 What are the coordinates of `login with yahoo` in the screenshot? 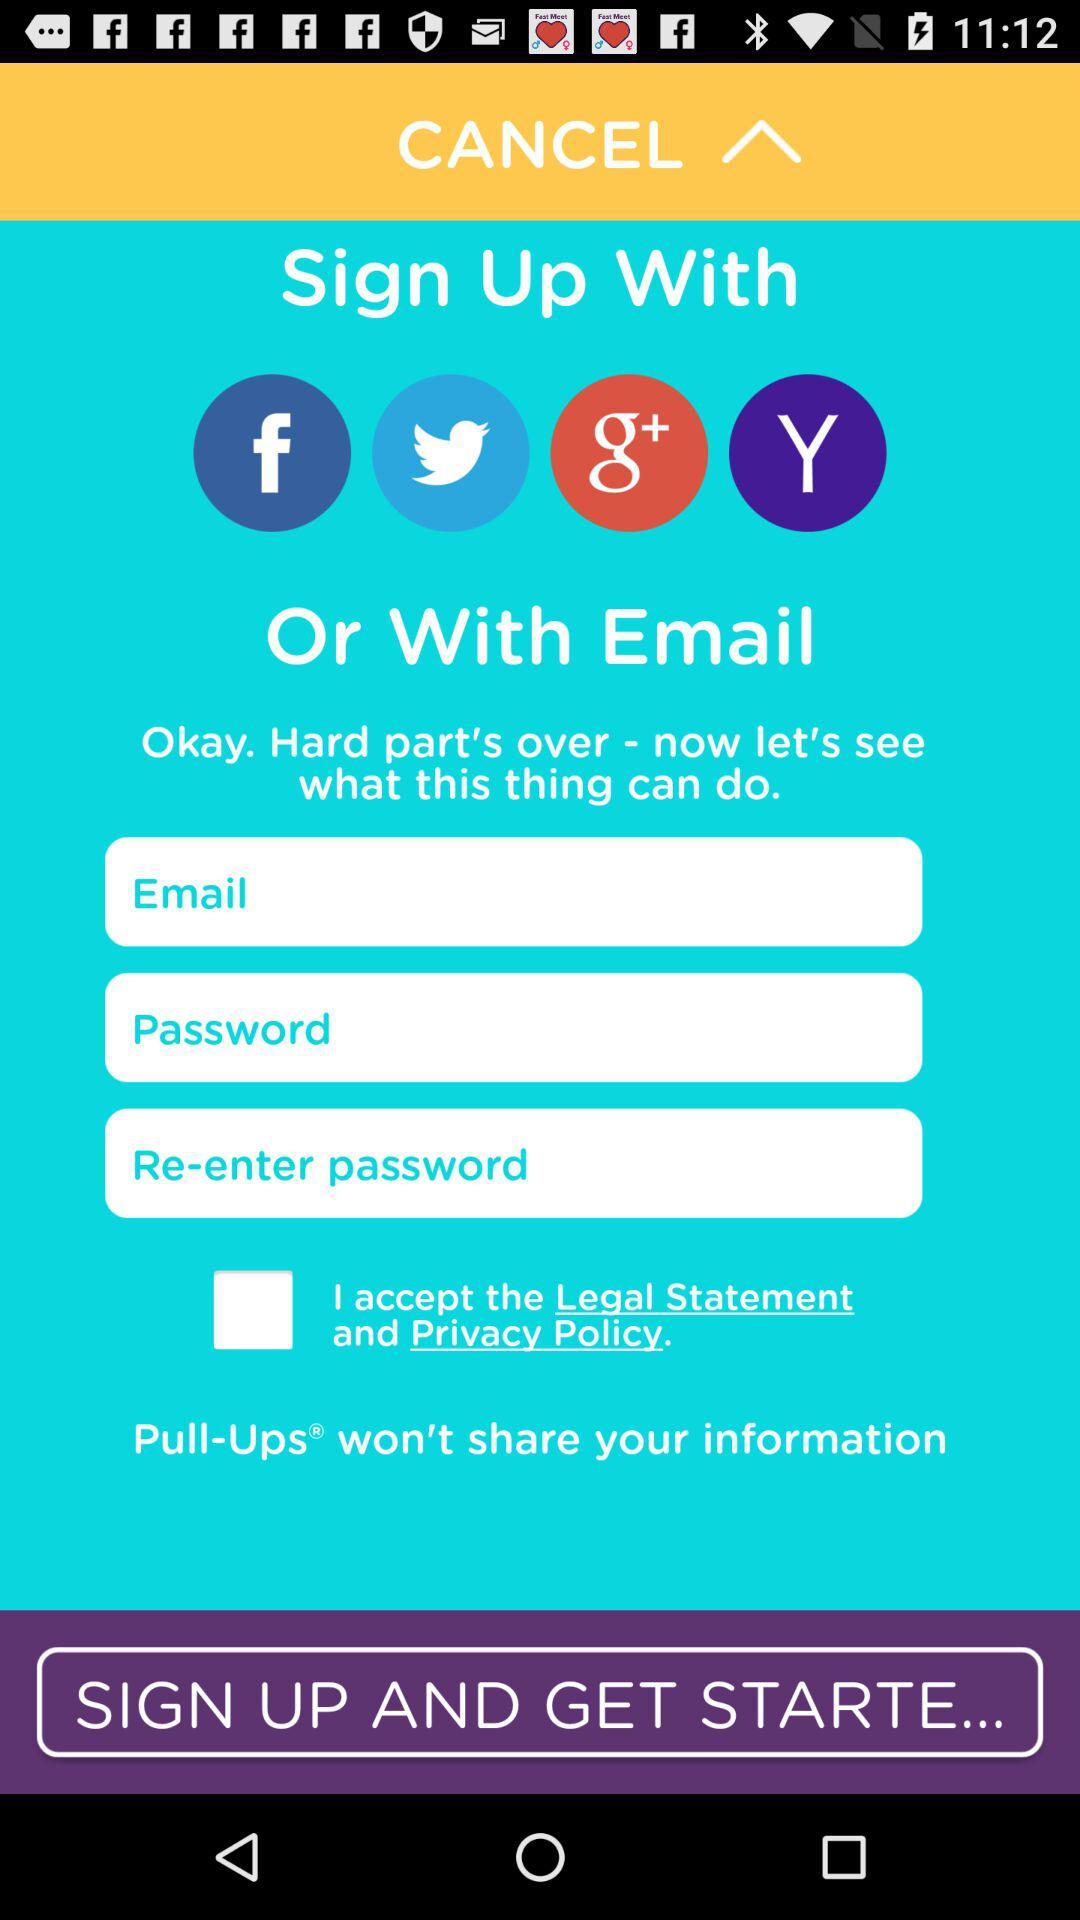 It's located at (806, 451).